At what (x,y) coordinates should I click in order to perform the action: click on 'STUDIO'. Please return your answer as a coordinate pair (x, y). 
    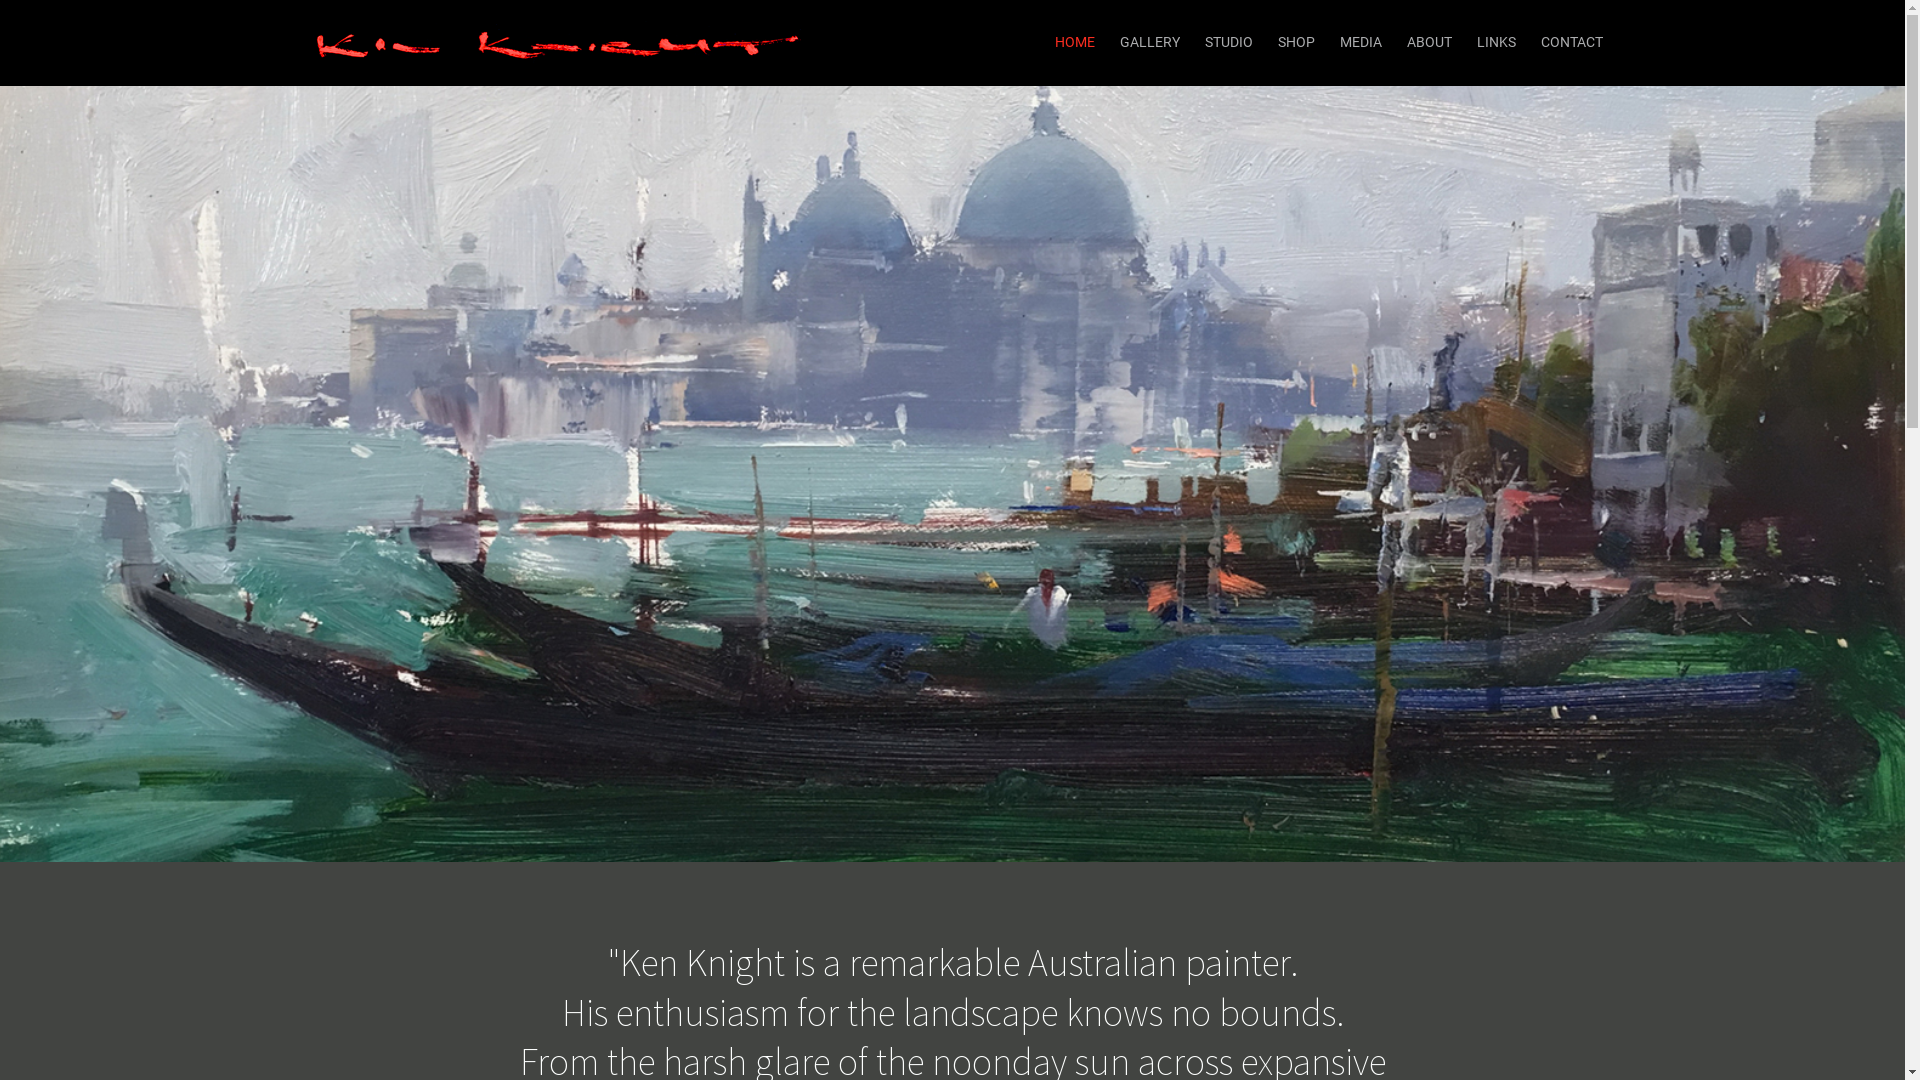
    Looking at the image, I should click on (1227, 42).